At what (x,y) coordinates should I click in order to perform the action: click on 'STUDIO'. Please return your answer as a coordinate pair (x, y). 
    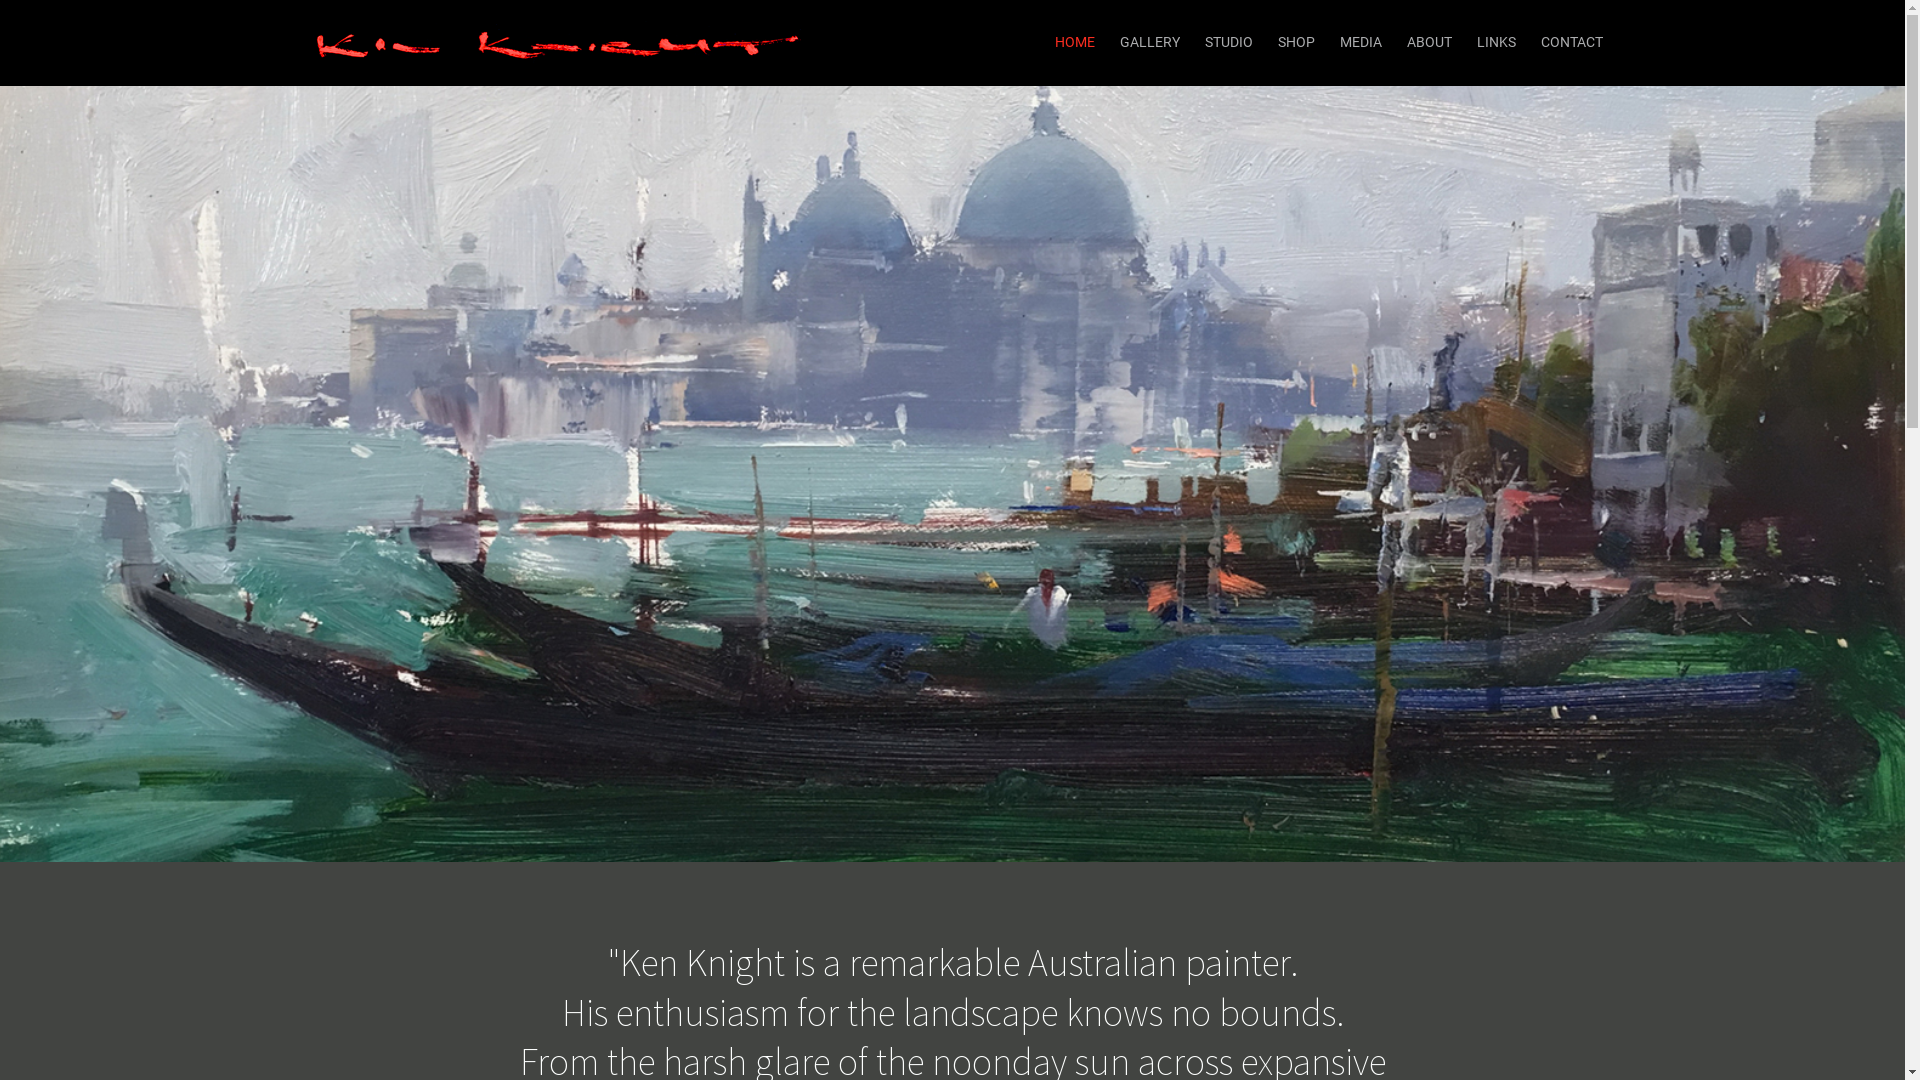
    Looking at the image, I should click on (1227, 42).